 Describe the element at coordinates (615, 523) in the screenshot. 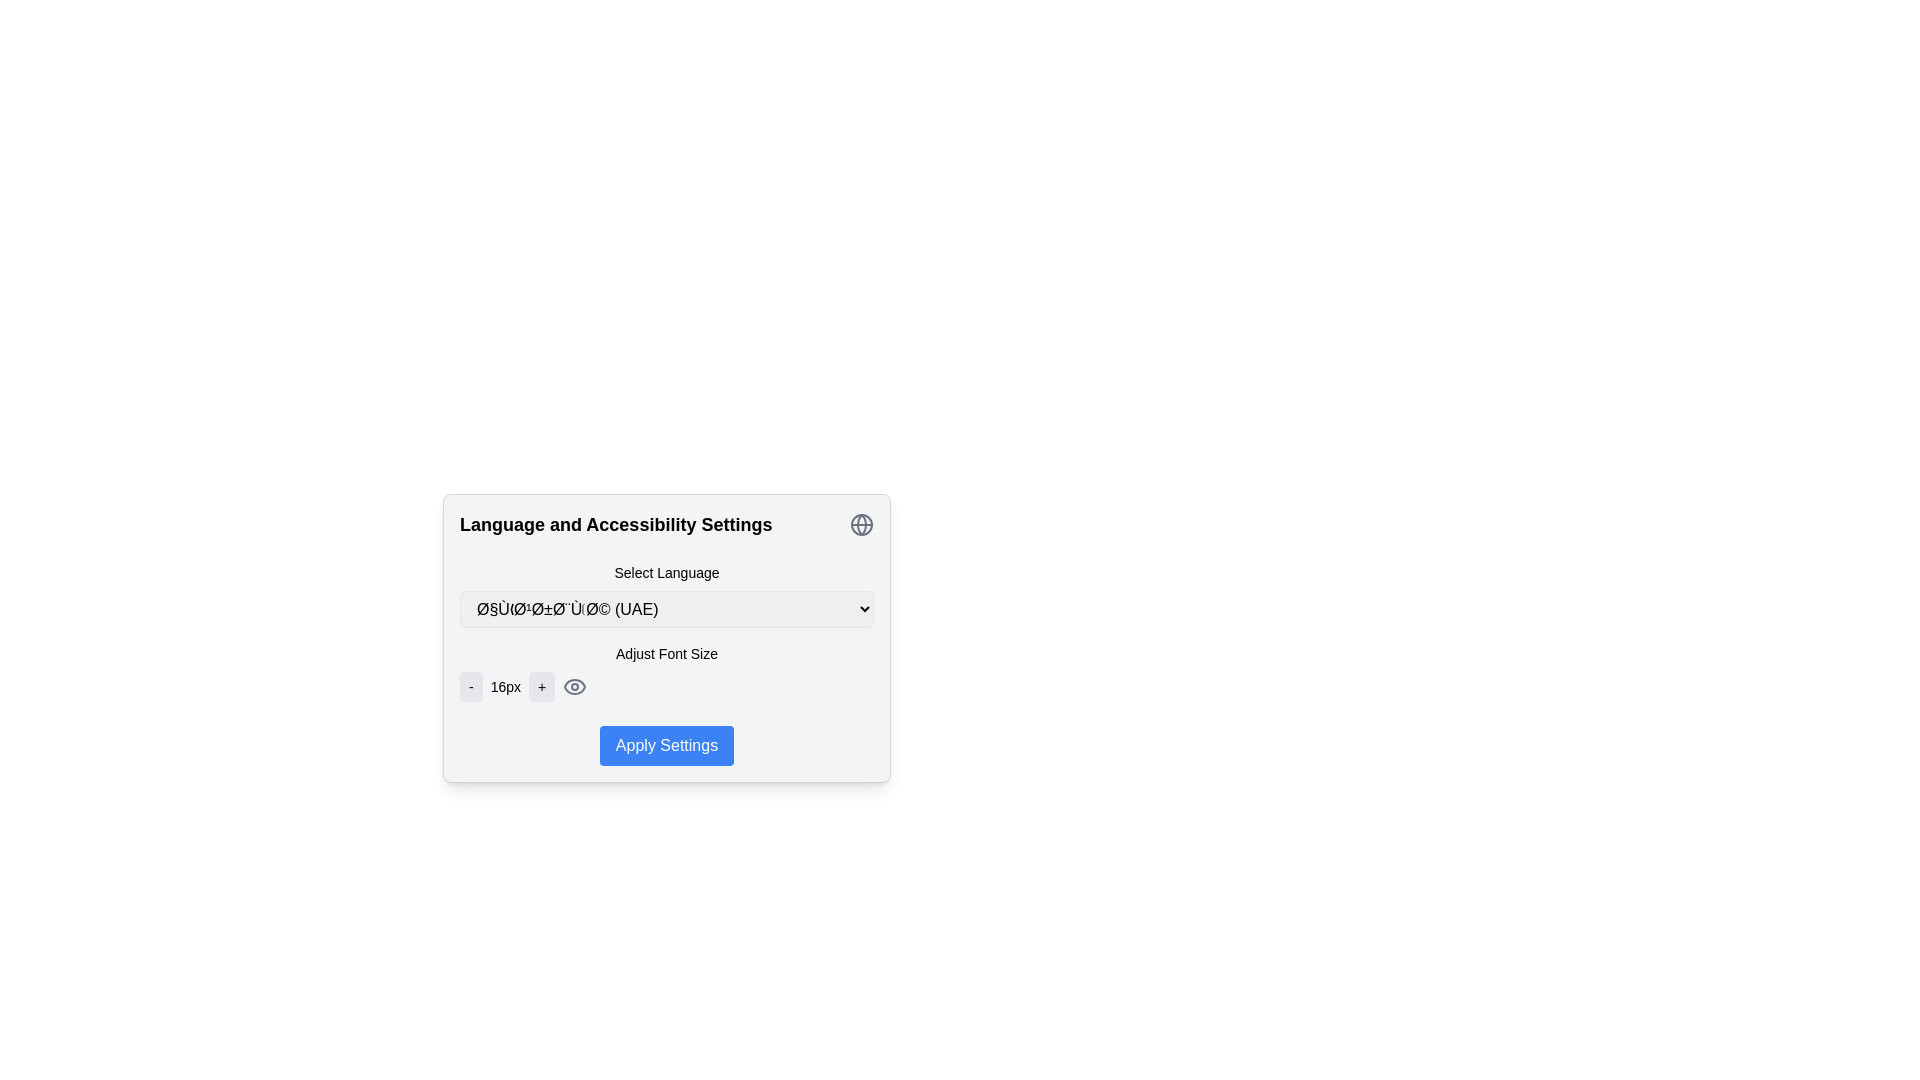

I see `the text label 'Language and Accessibility Settings', which is styled as a bold heading at the top of a smaller, centered interface card` at that location.